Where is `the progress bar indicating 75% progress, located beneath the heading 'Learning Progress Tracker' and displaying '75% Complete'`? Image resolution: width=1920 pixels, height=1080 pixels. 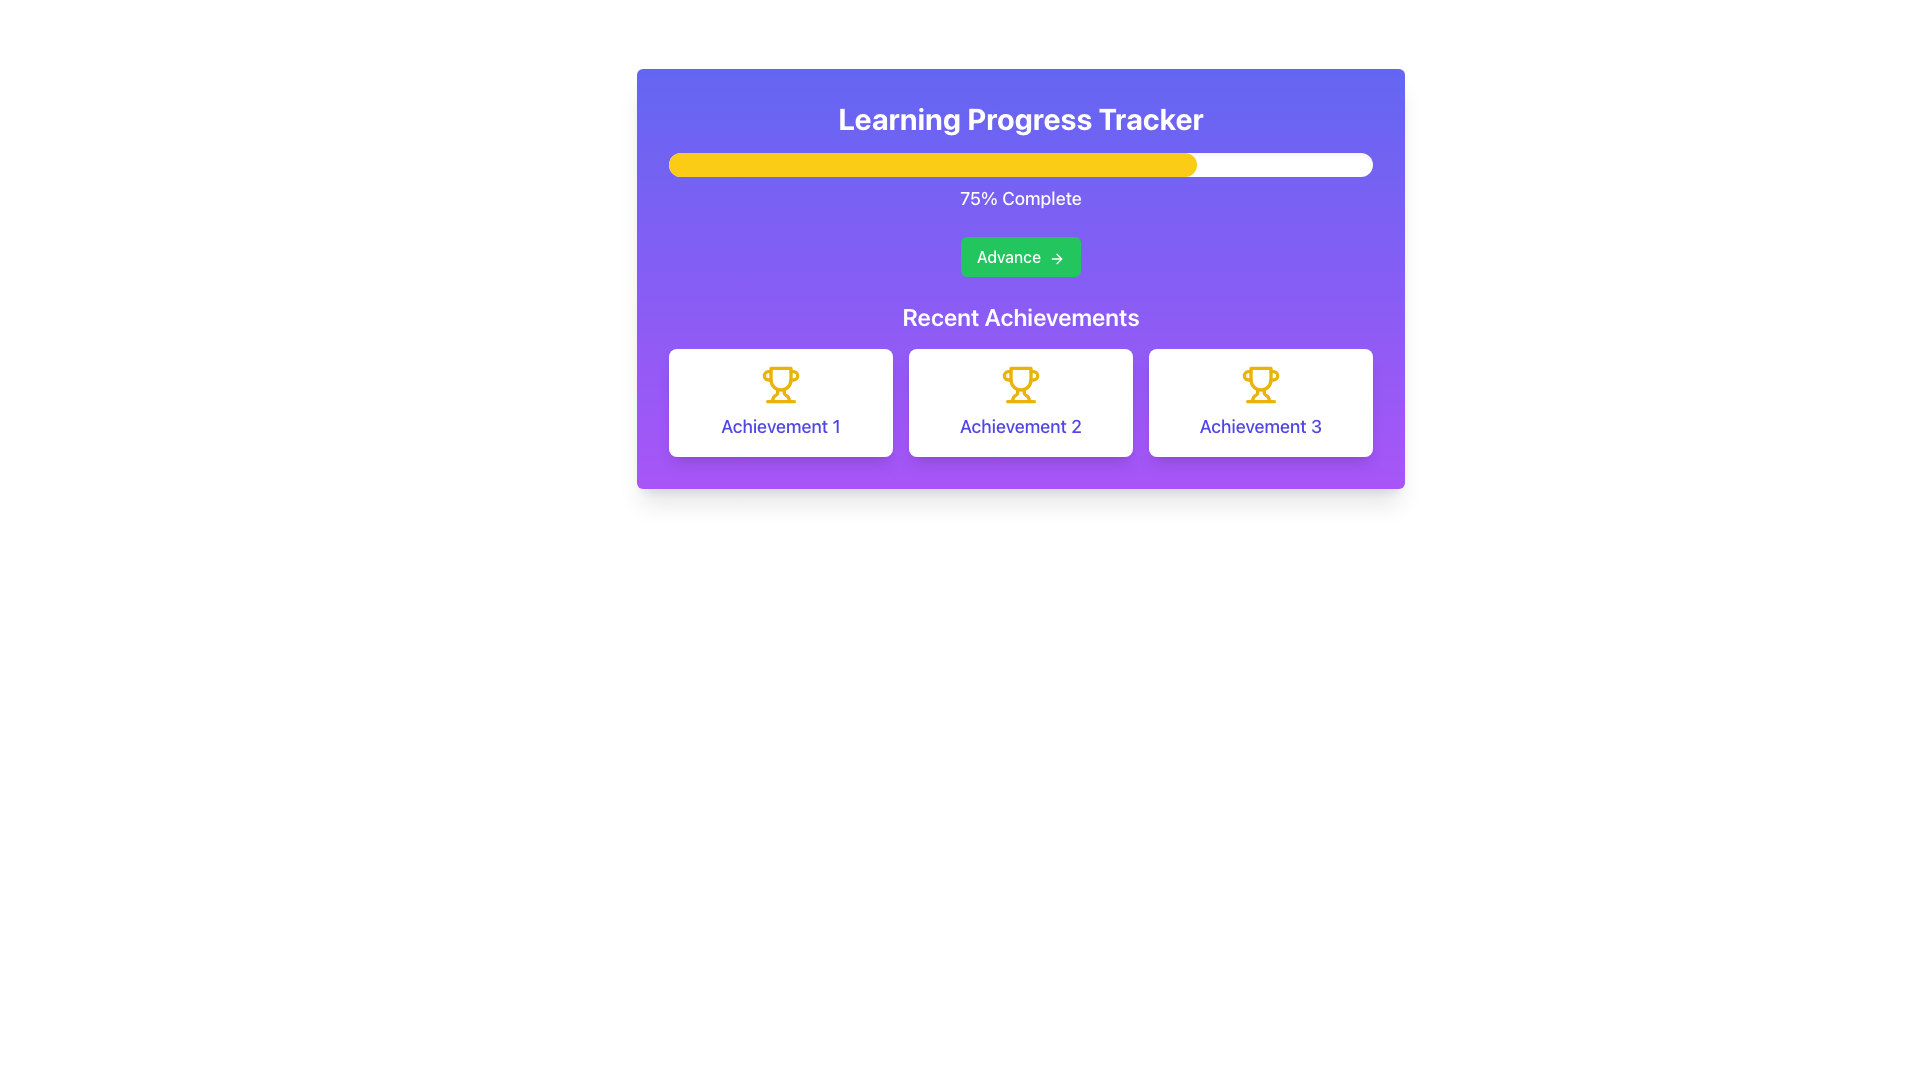
the progress bar indicating 75% progress, located beneath the heading 'Learning Progress Tracker' and displaying '75% Complete' is located at coordinates (1021, 182).